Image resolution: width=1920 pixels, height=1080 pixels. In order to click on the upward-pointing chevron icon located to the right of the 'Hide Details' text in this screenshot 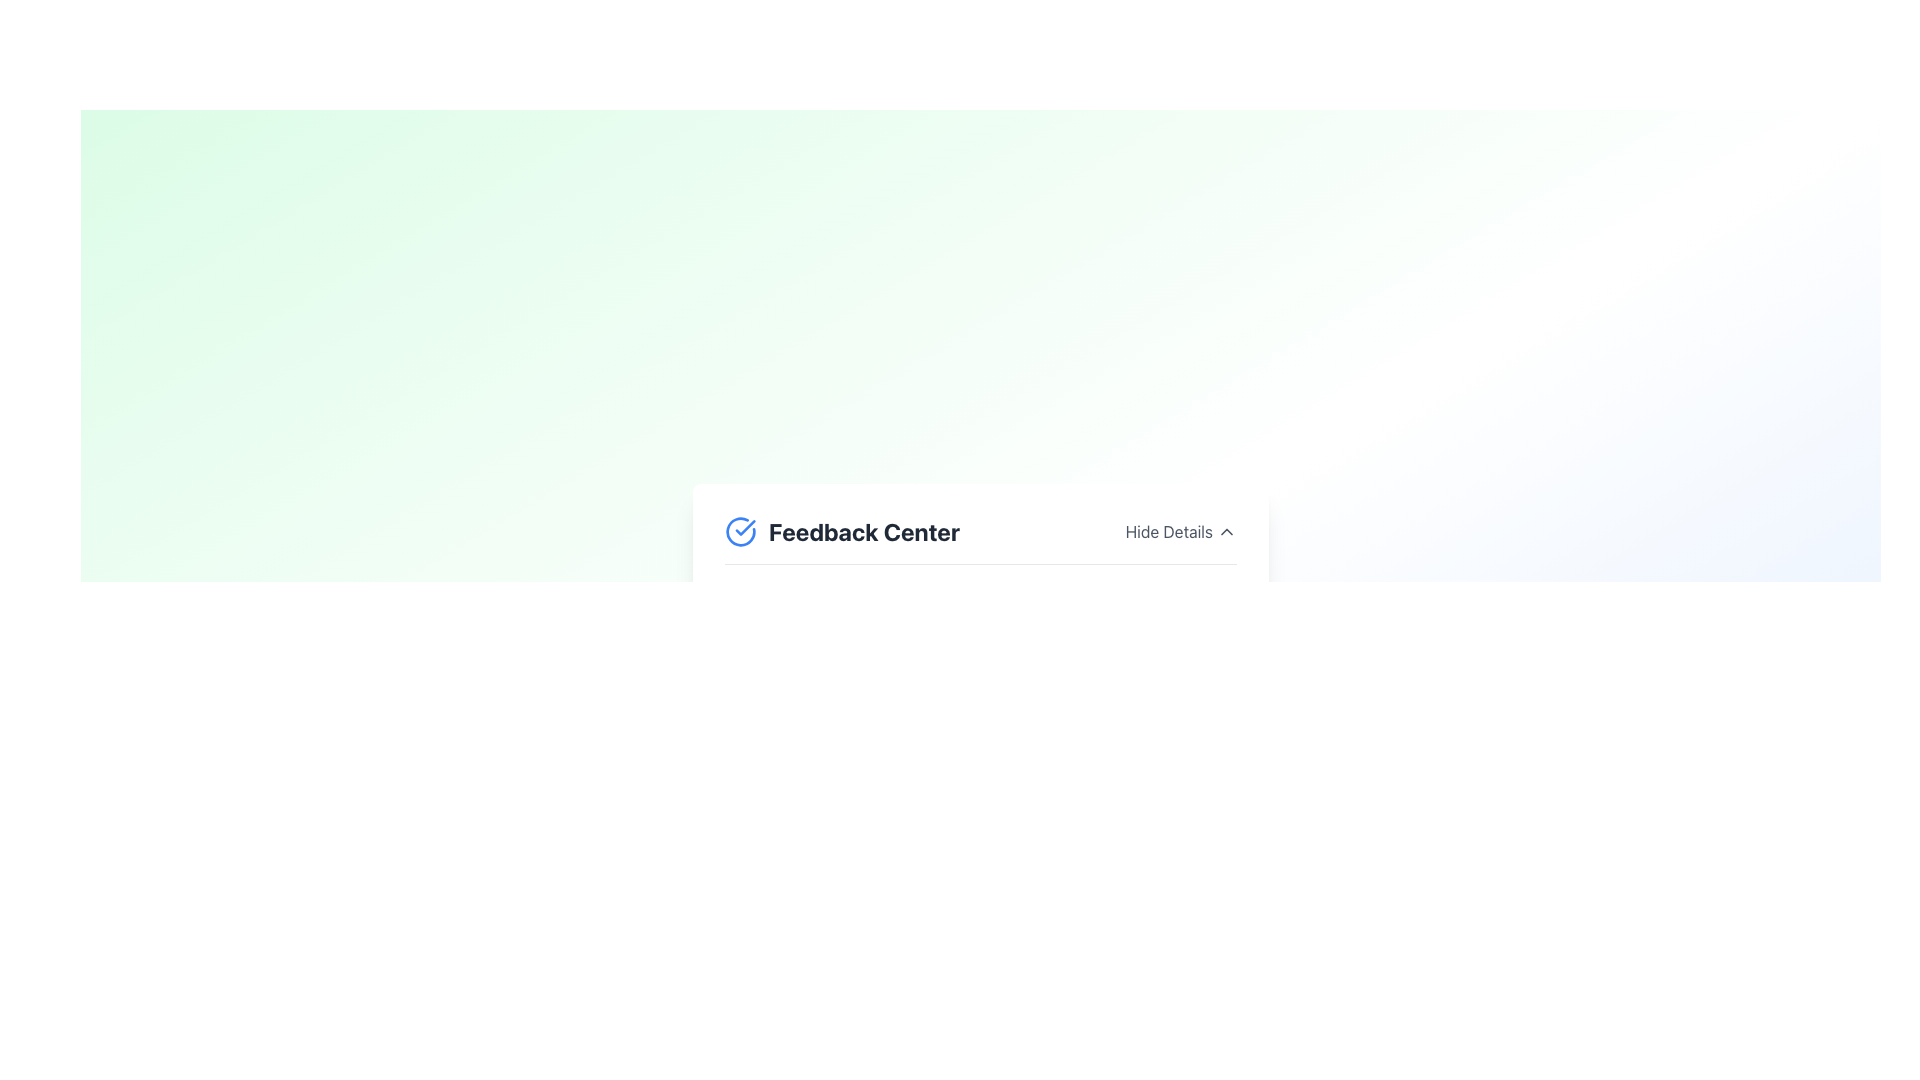, I will do `click(1226, 530)`.